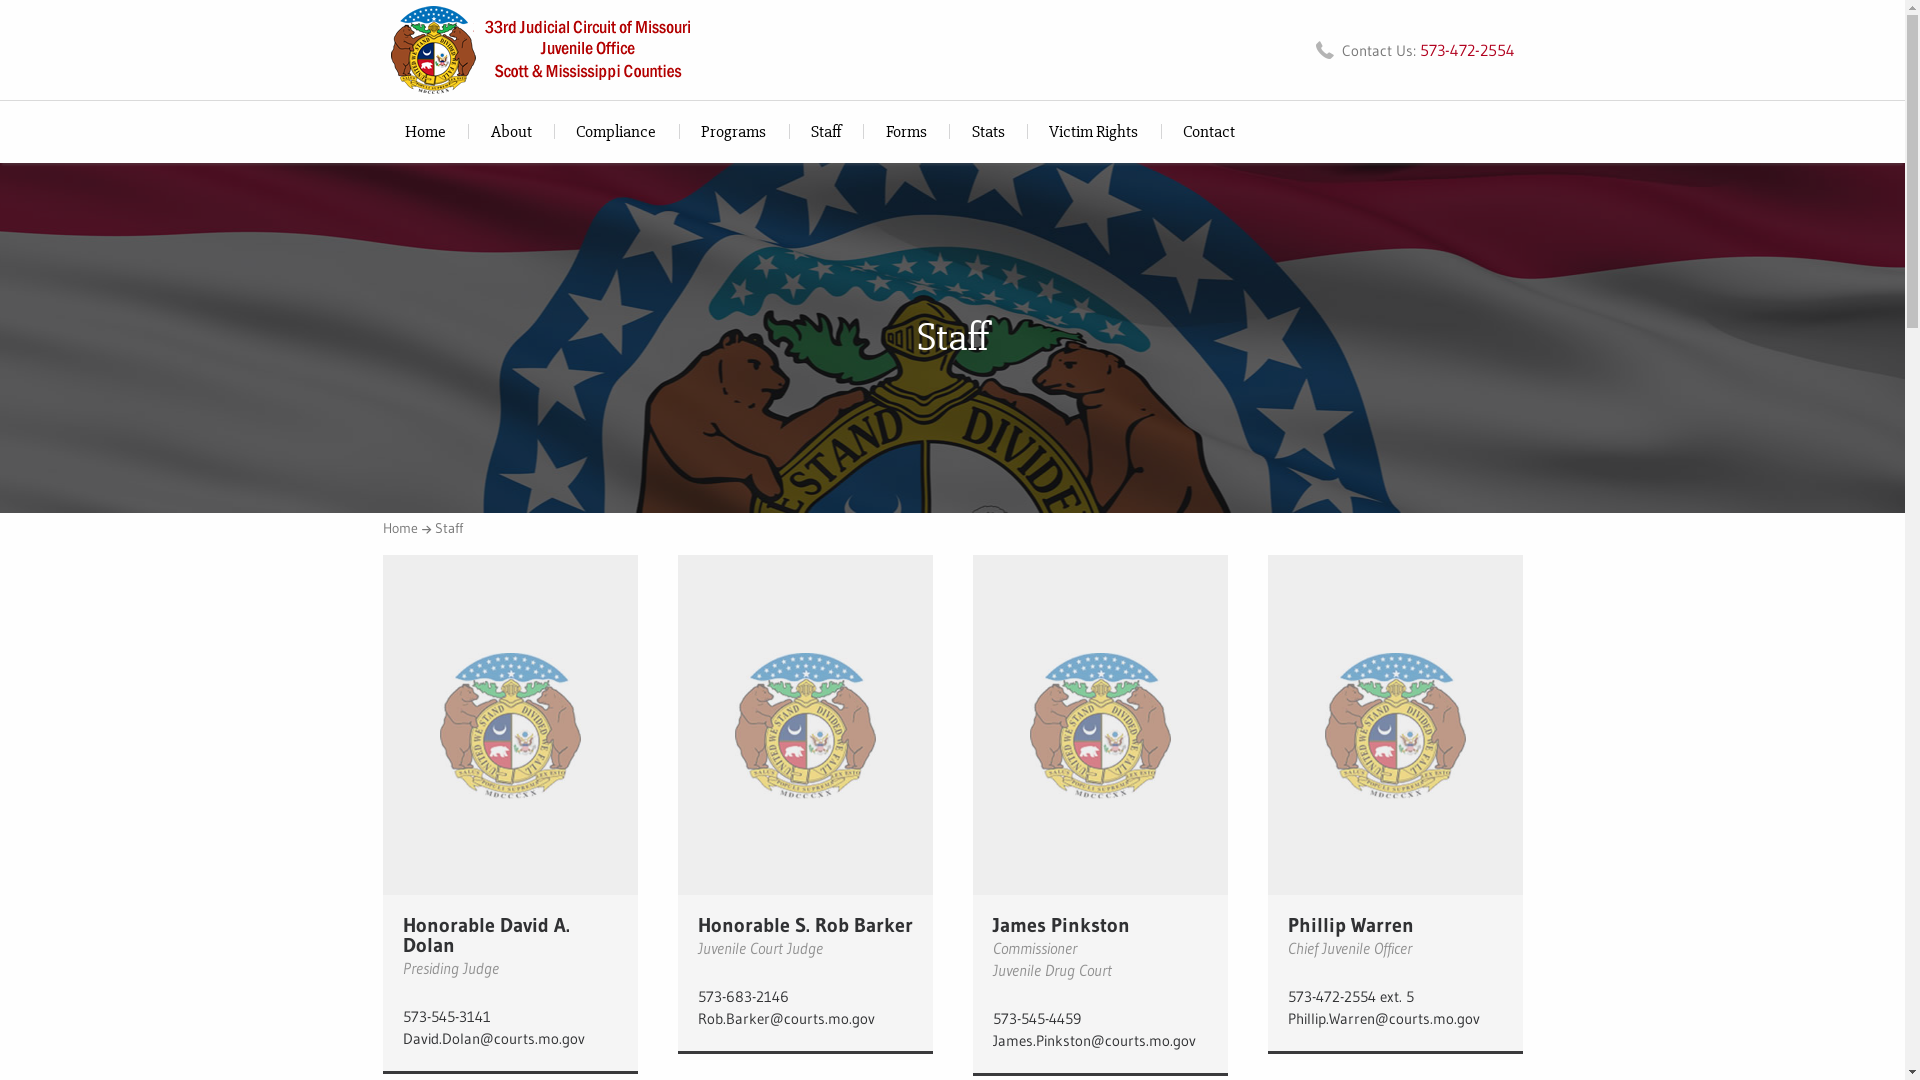  What do you see at coordinates (1208, 131) in the screenshot?
I see `'Contact'` at bounding box center [1208, 131].